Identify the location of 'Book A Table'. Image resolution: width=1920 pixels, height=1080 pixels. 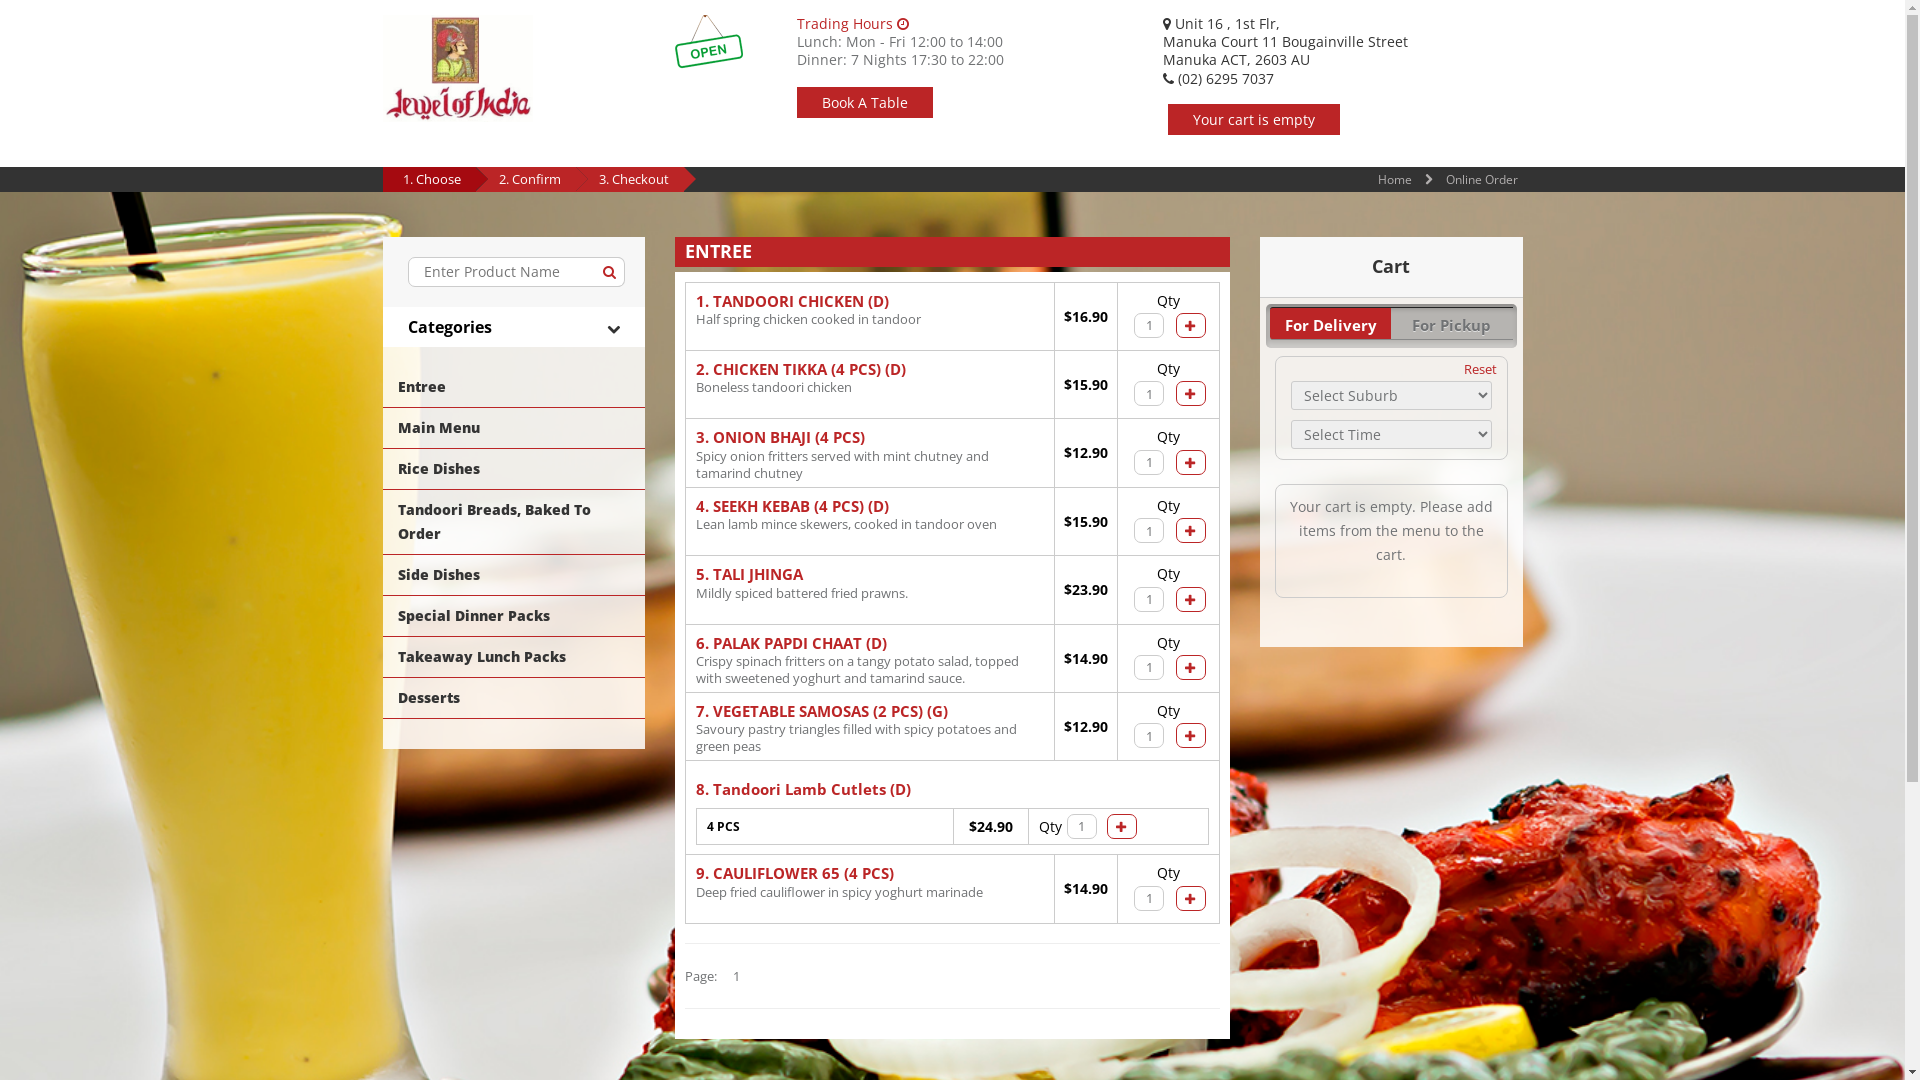
(864, 102).